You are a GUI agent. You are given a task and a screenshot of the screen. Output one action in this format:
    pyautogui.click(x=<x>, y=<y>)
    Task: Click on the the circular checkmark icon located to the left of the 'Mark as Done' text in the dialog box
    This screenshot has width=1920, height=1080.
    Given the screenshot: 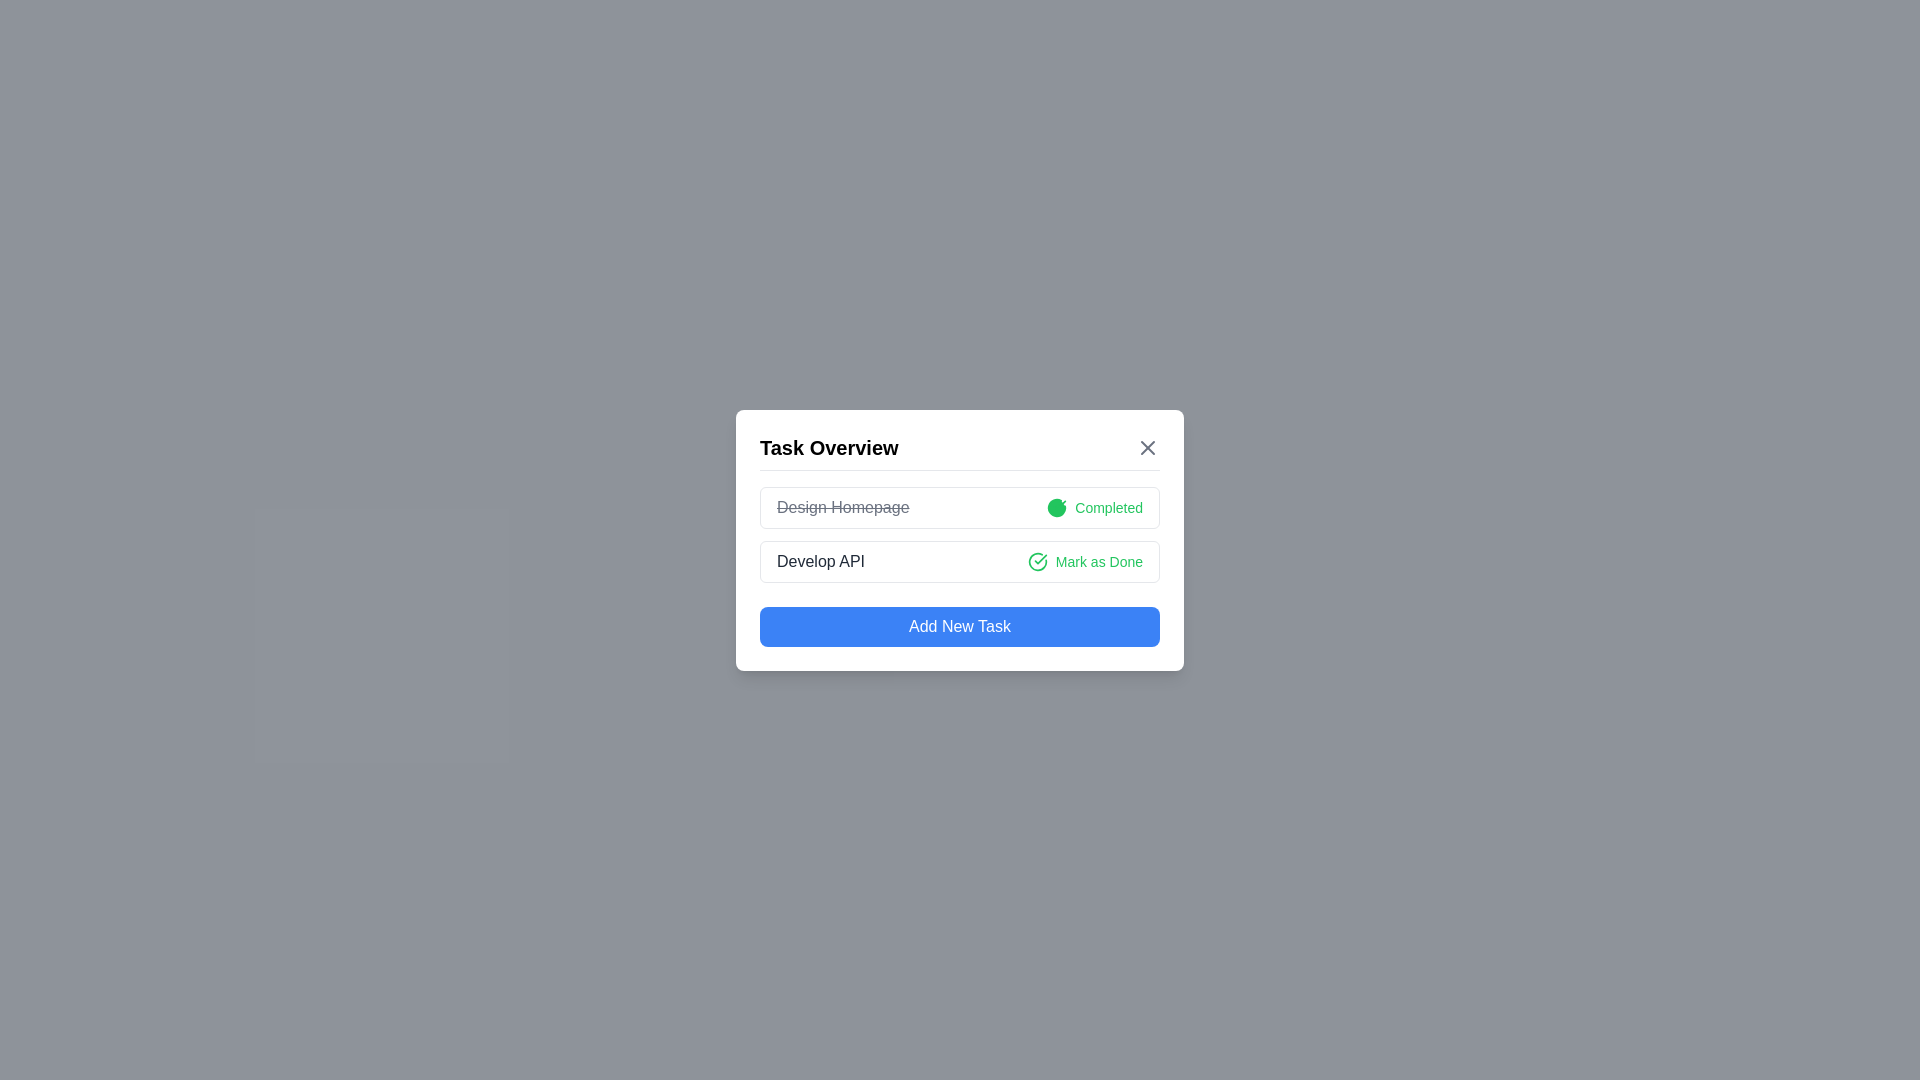 What is the action you would take?
    pyautogui.click(x=1037, y=561)
    